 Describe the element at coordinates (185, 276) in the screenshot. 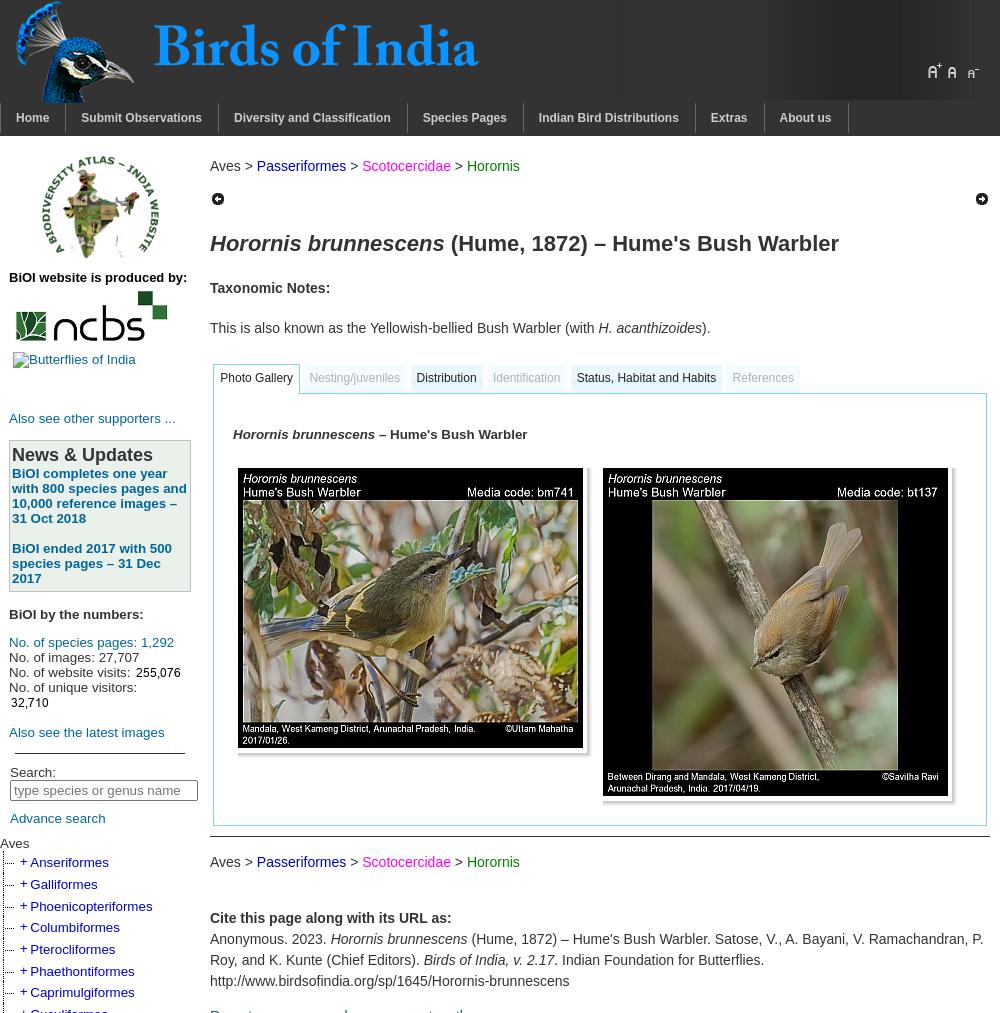

I see `':'` at that location.